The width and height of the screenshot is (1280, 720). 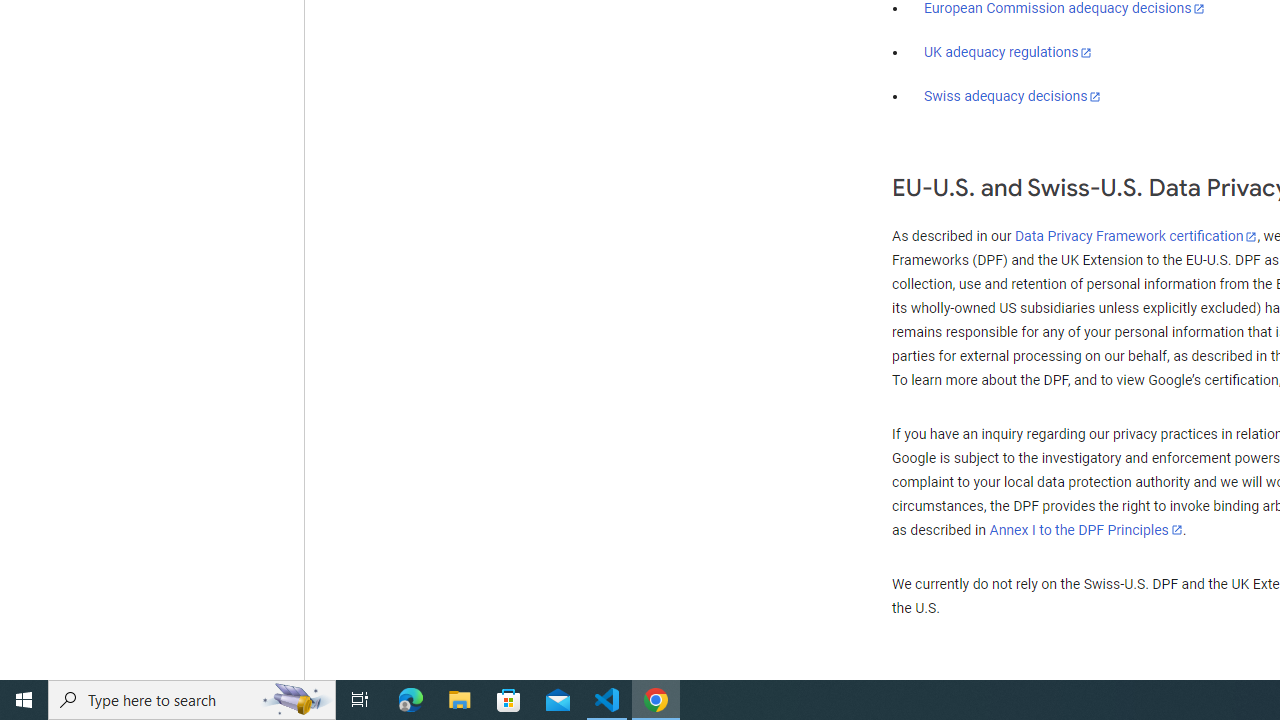 What do you see at coordinates (1063, 9) in the screenshot?
I see `'European Commission adequacy decisions'` at bounding box center [1063, 9].